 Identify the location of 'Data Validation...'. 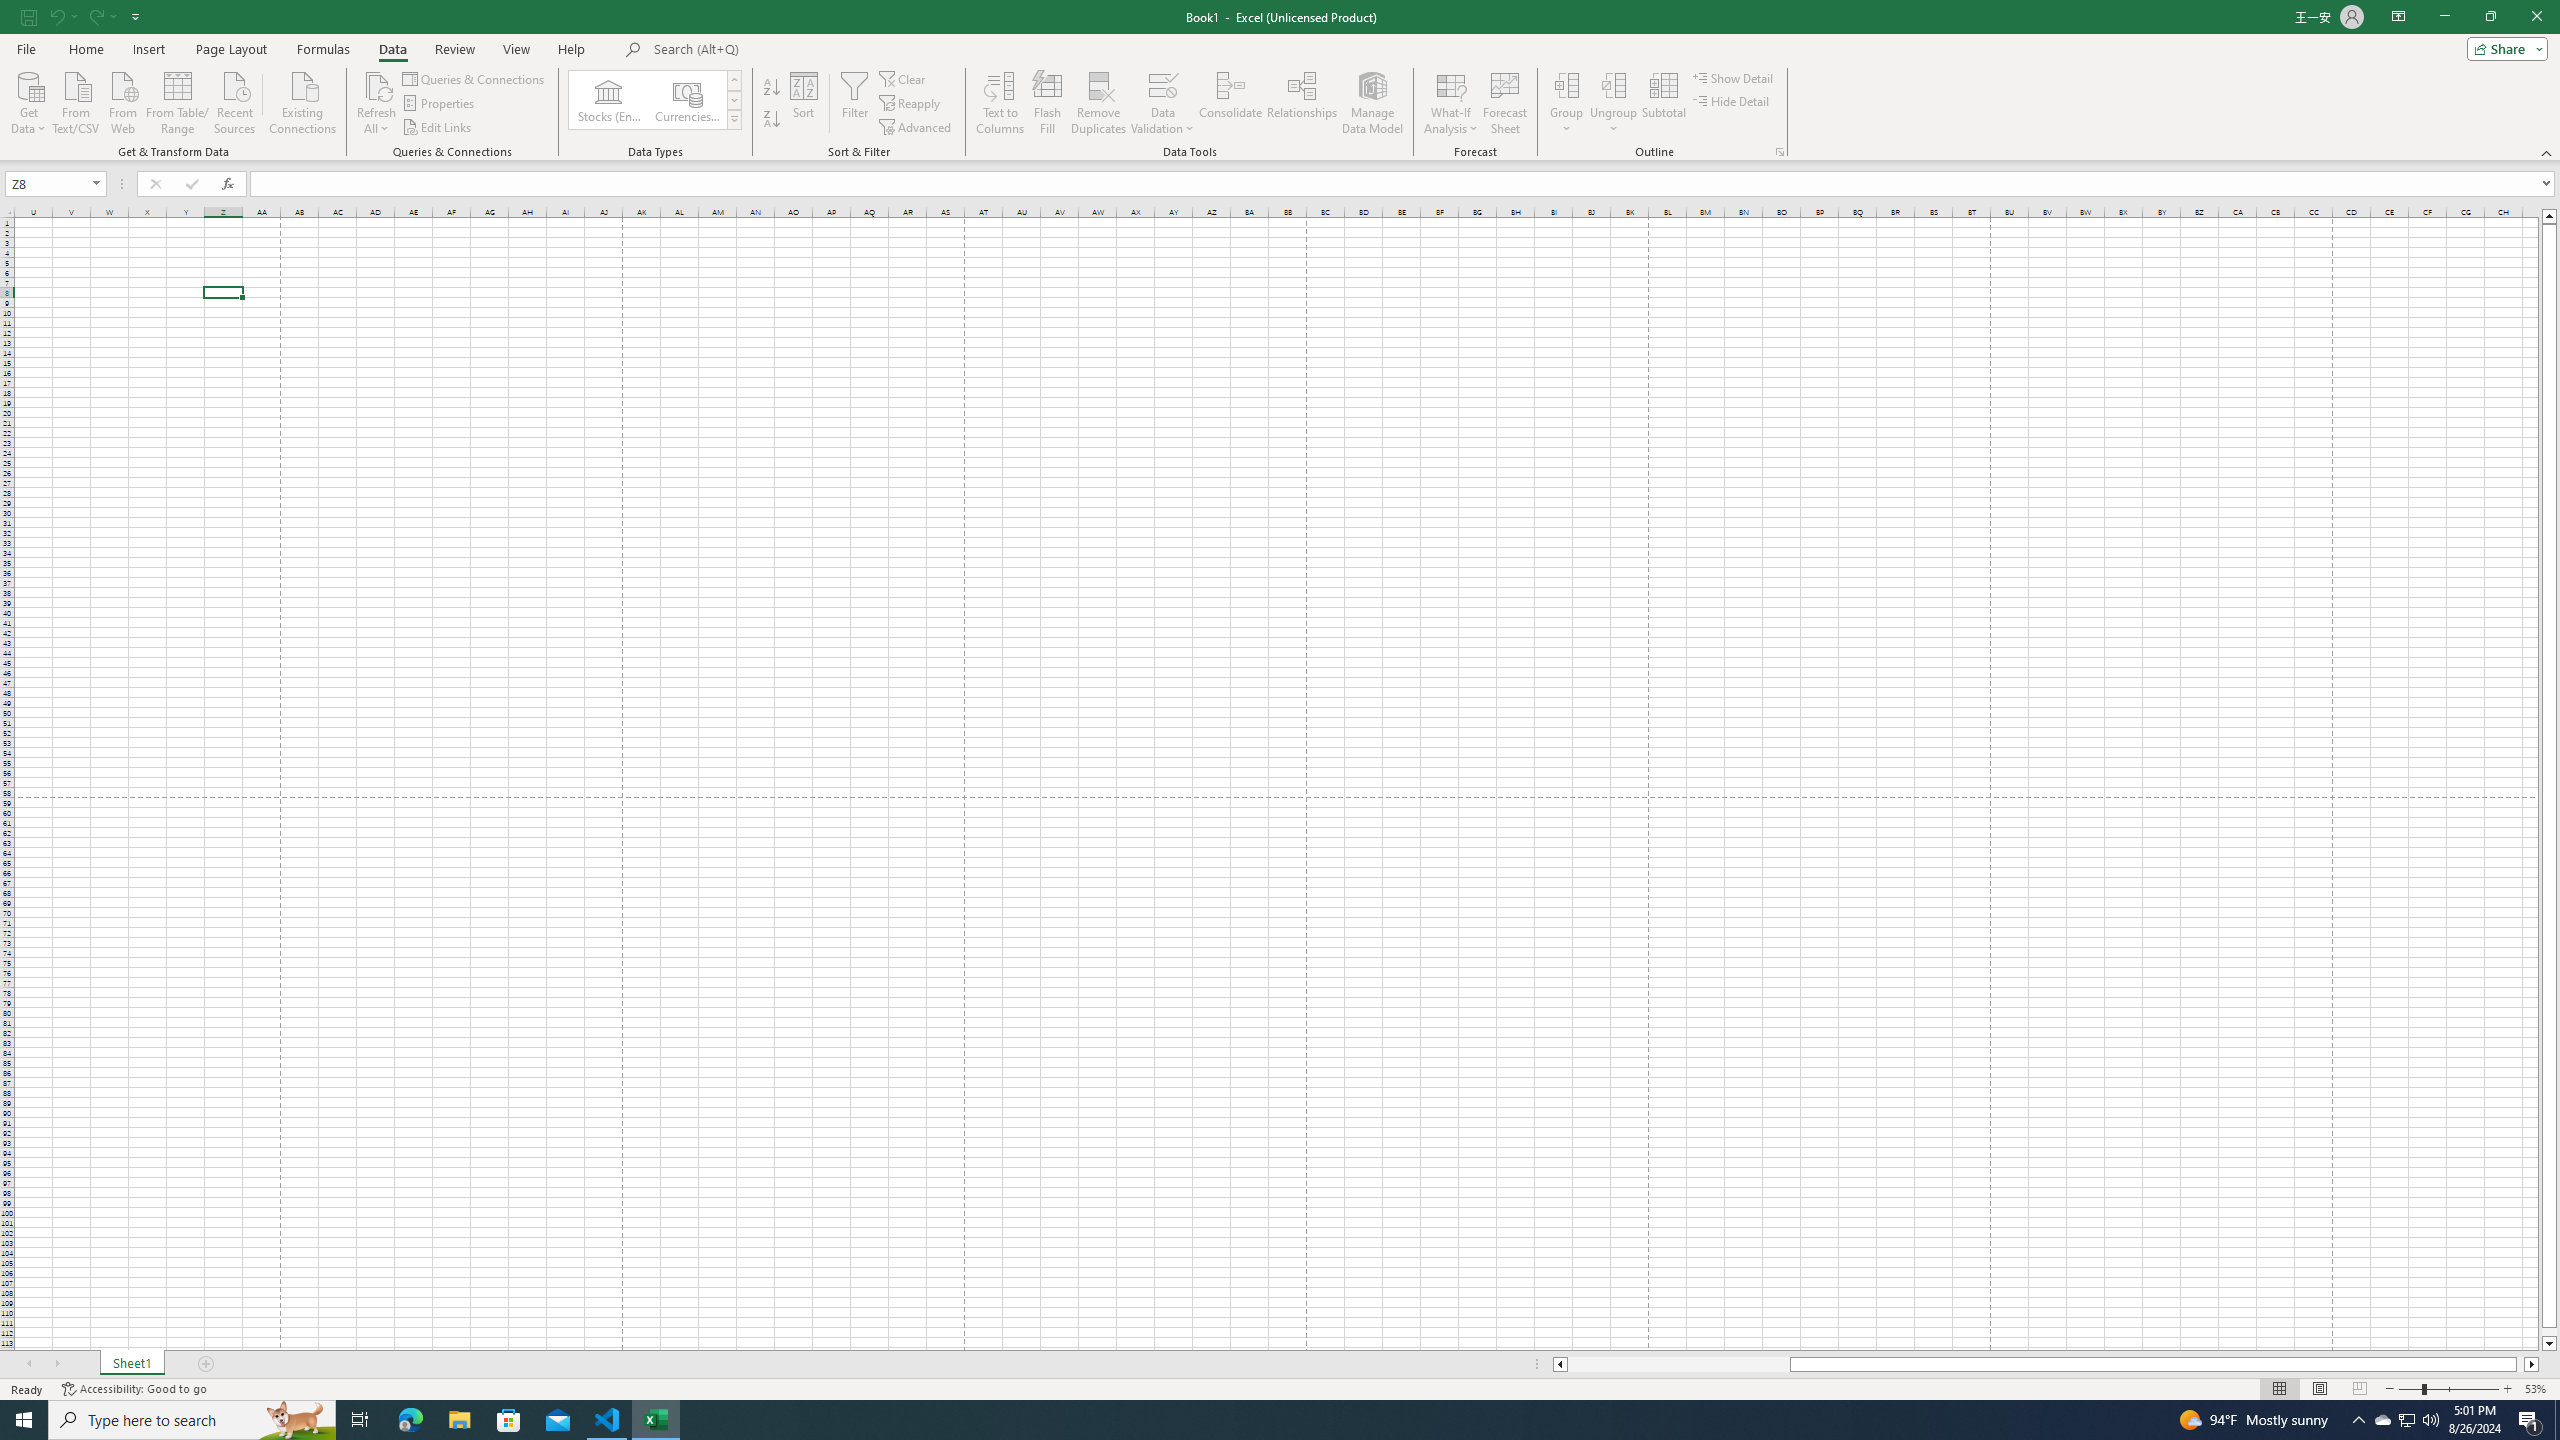
(1162, 84).